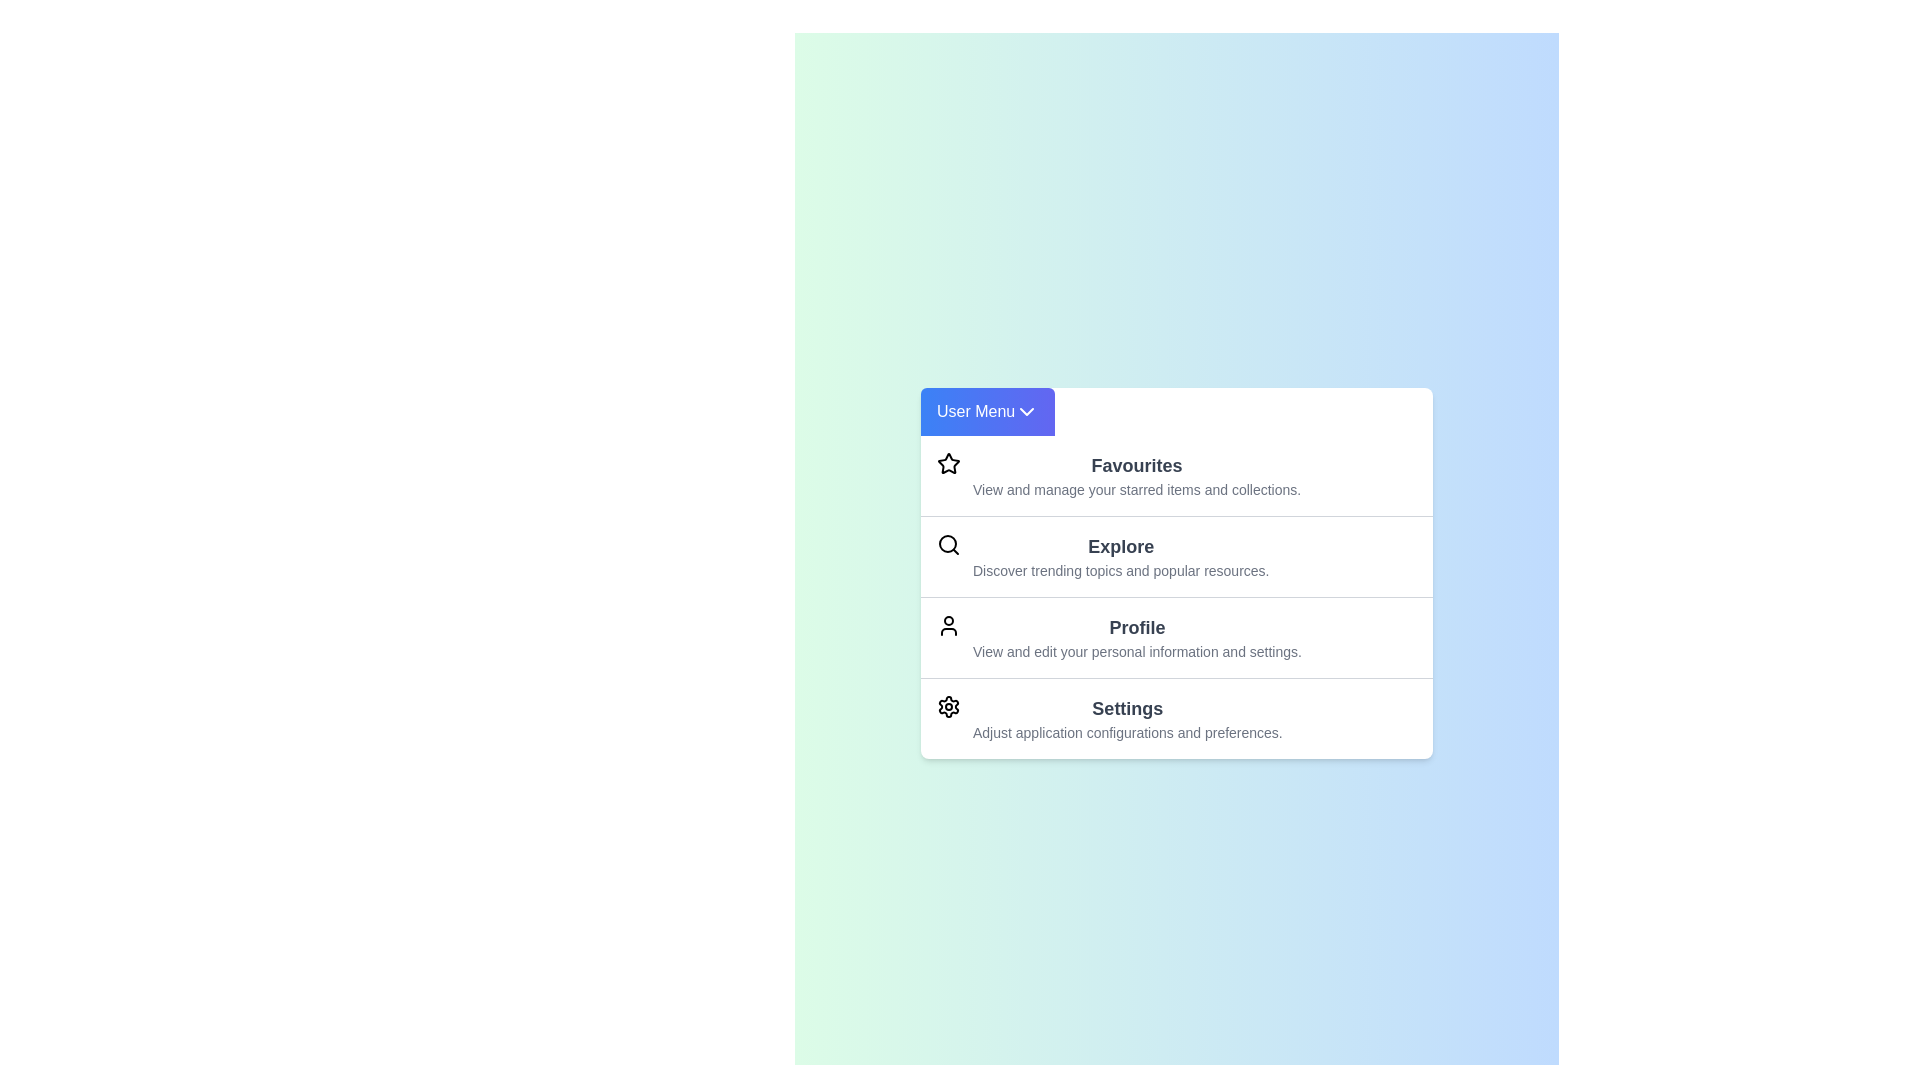 This screenshot has width=1920, height=1080. Describe the element at coordinates (1176, 475) in the screenshot. I see `the 'Favourites' section in the menu` at that location.